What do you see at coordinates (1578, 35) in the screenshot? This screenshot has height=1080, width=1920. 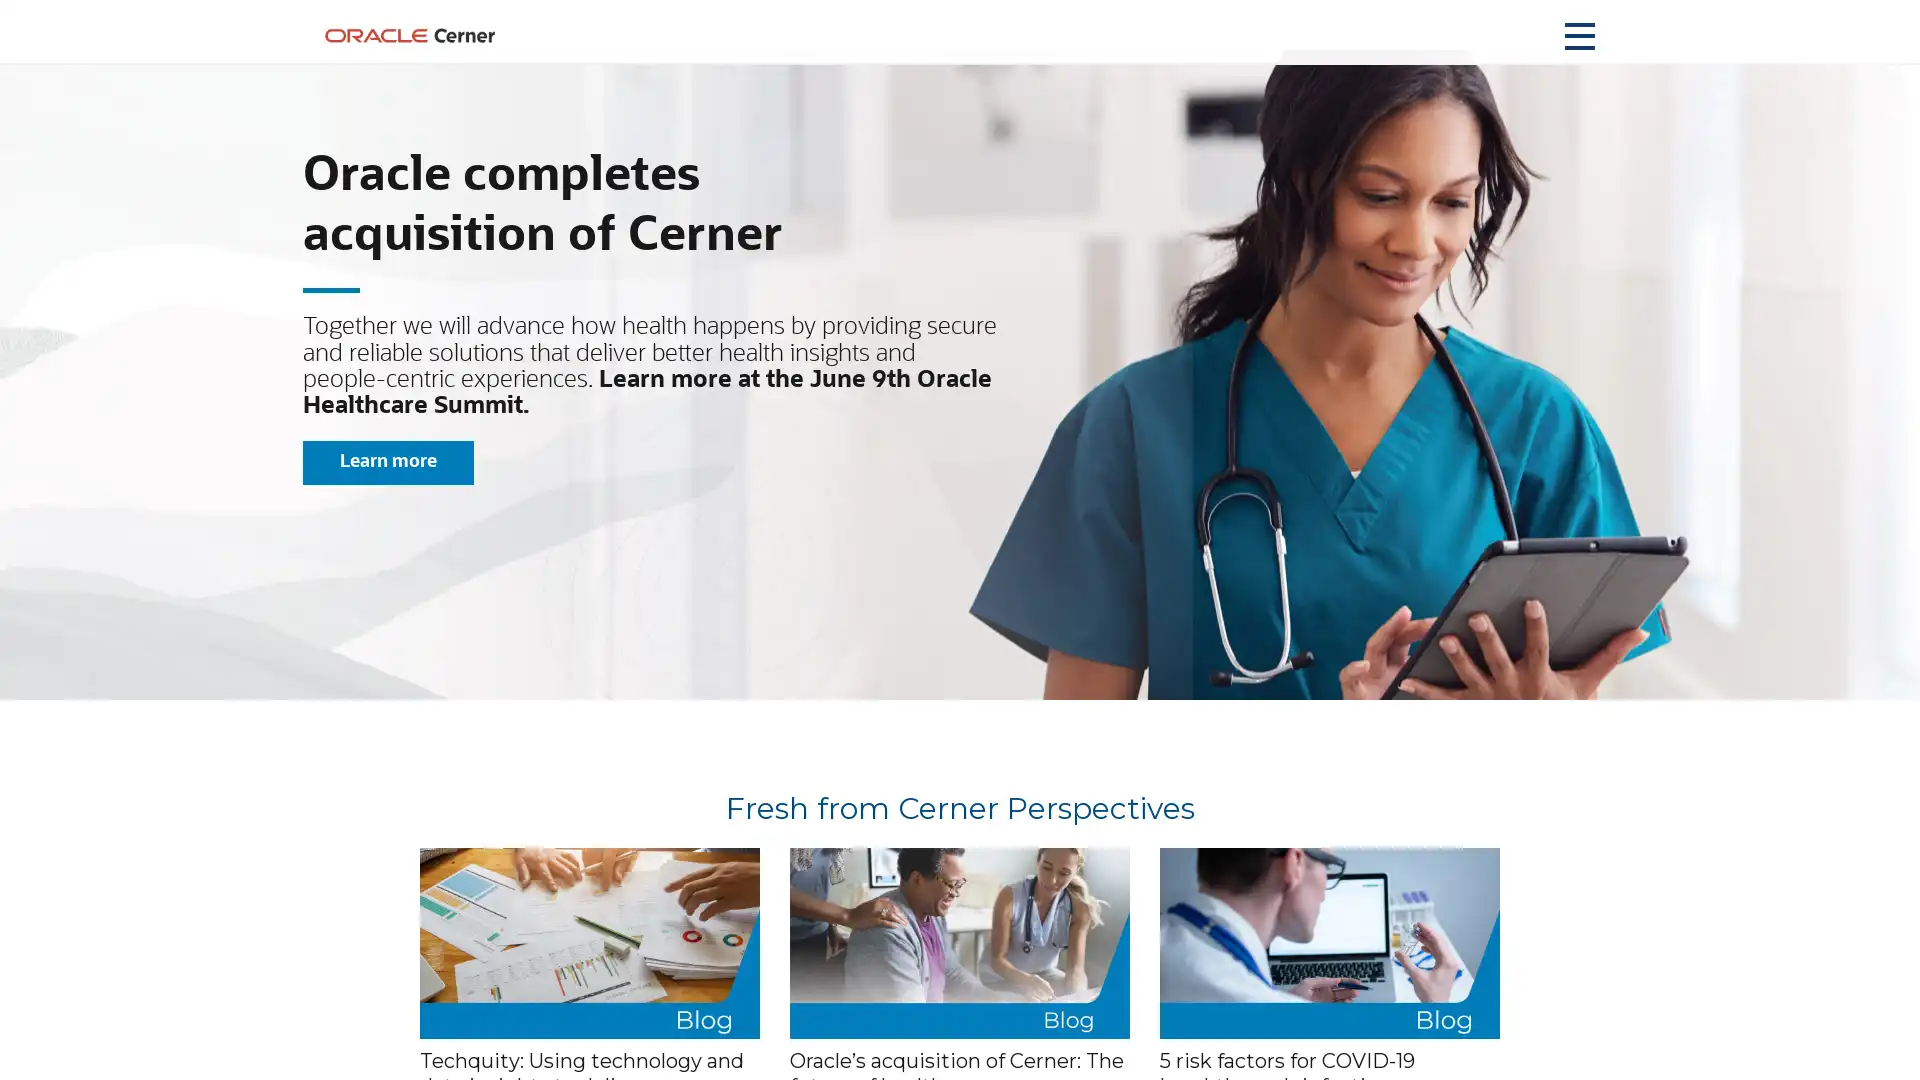 I see `Toggle navigation` at bounding box center [1578, 35].